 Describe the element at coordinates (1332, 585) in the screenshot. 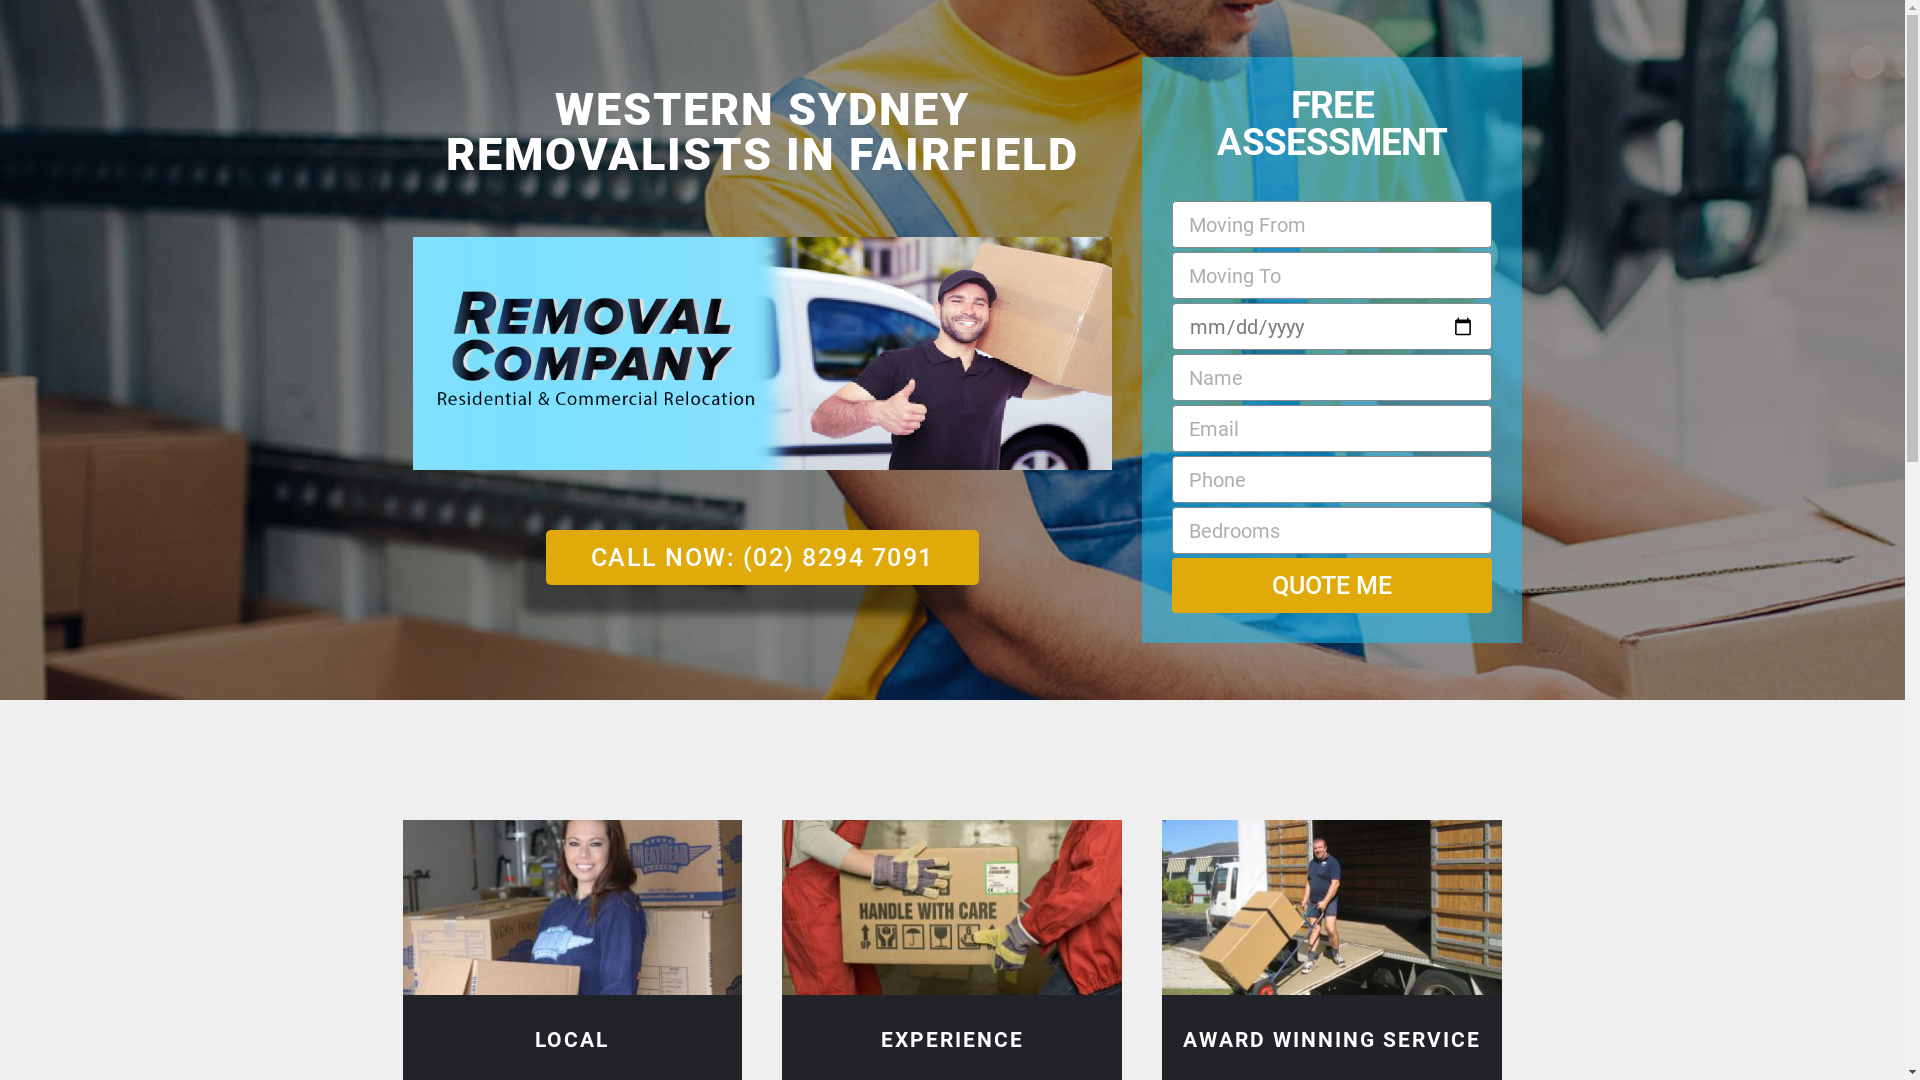

I see `'QUOTE ME'` at that location.